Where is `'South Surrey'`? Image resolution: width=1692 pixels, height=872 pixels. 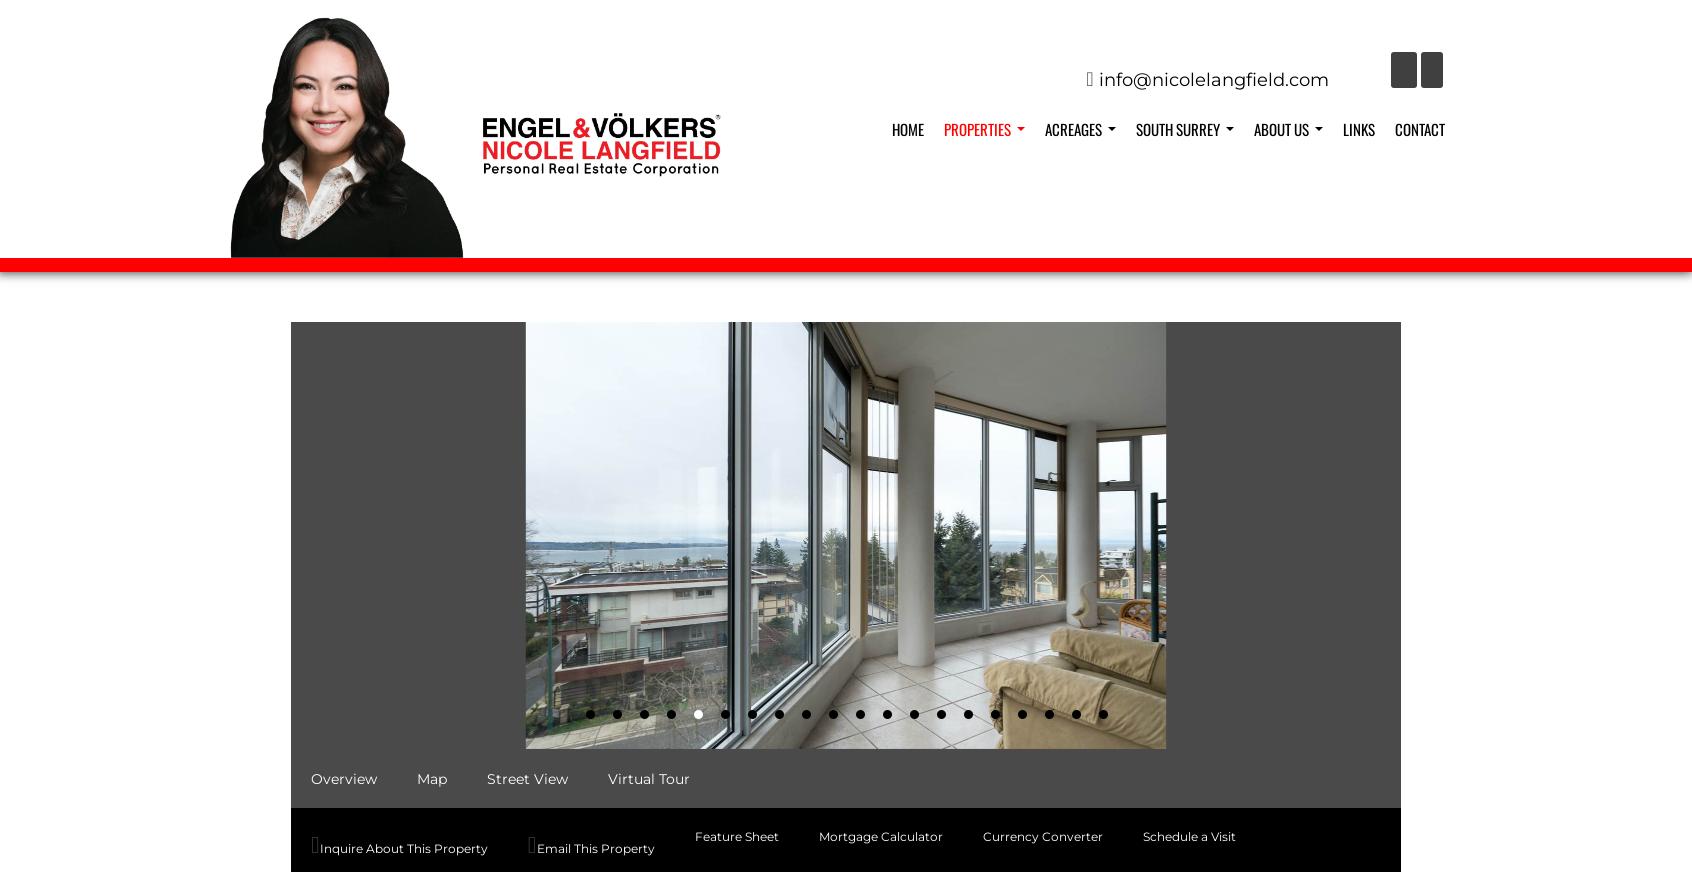
'South Surrey' is located at coordinates (1133, 128).